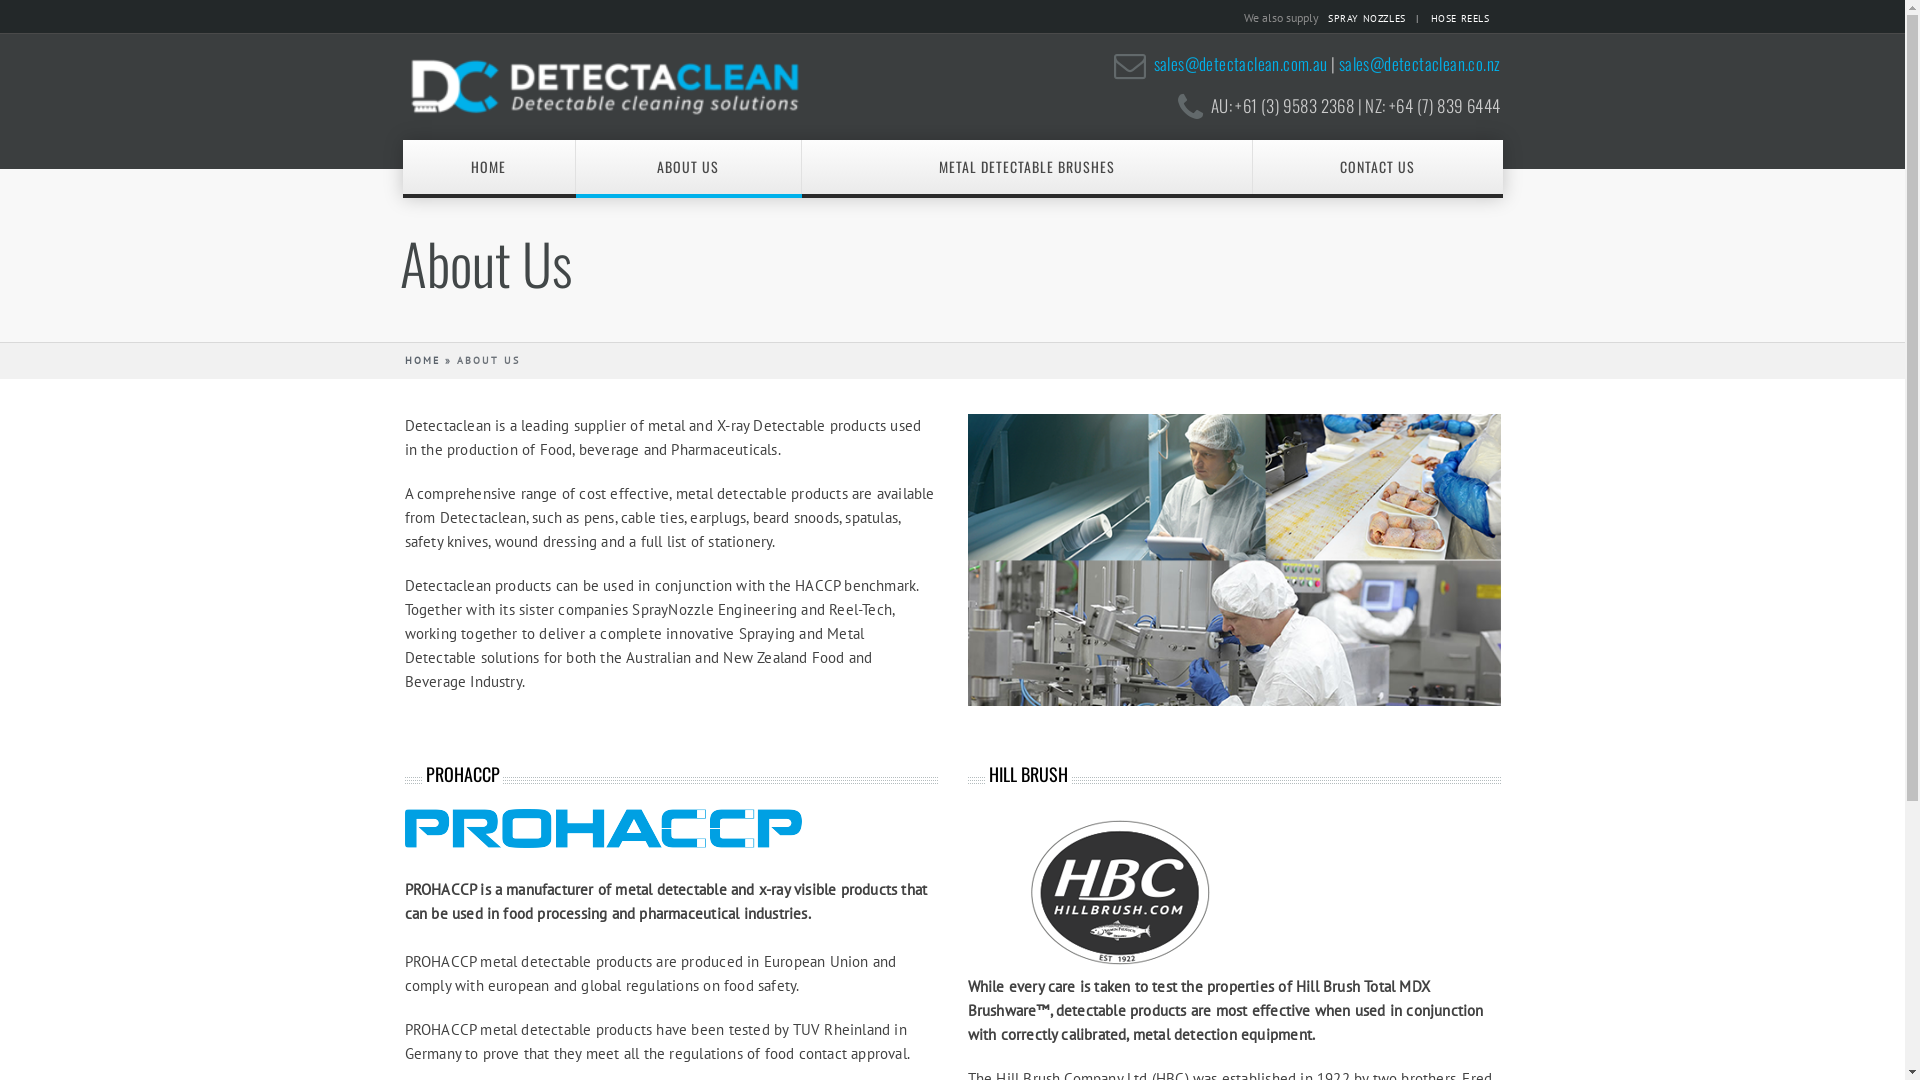  Describe the element at coordinates (1371, 18) in the screenshot. I see `'SPRAY NOZZLES'` at that location.